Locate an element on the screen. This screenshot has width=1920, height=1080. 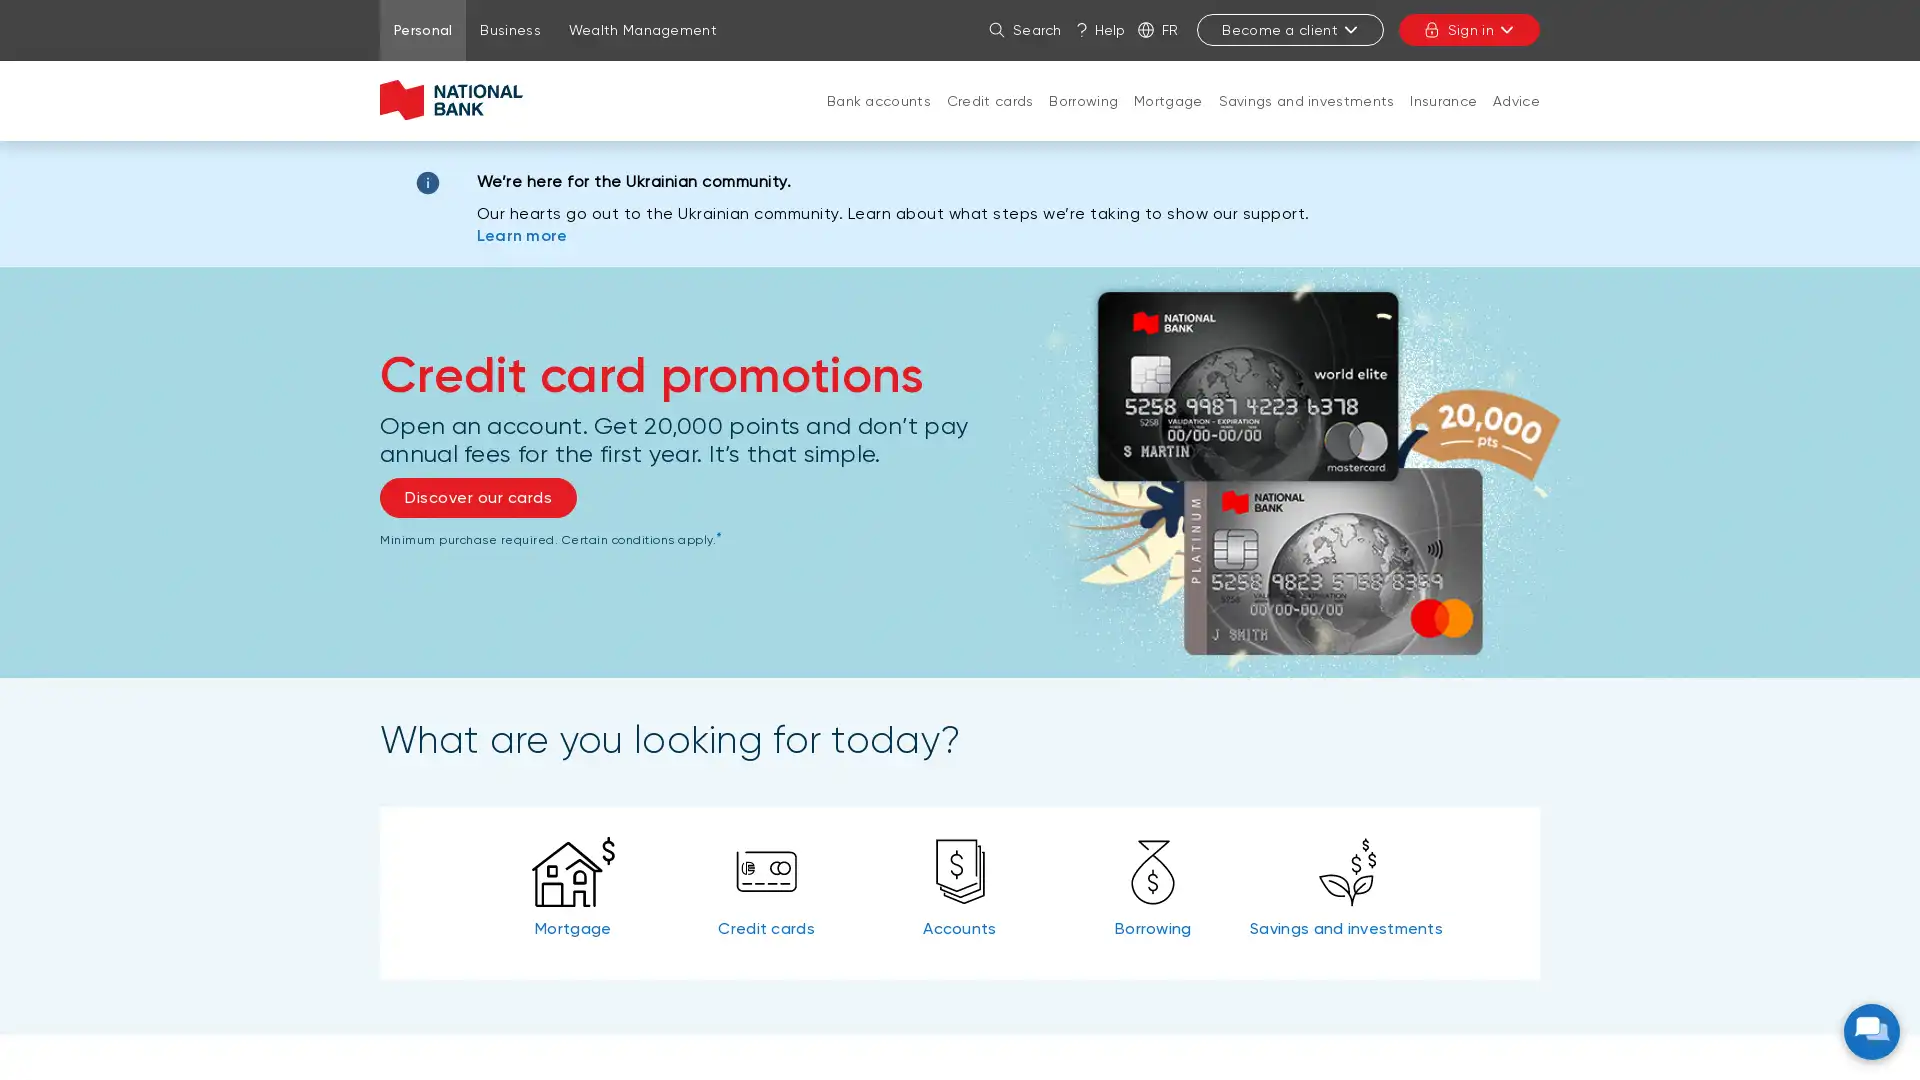
Search on the site is located at coordinates (1024, 29).